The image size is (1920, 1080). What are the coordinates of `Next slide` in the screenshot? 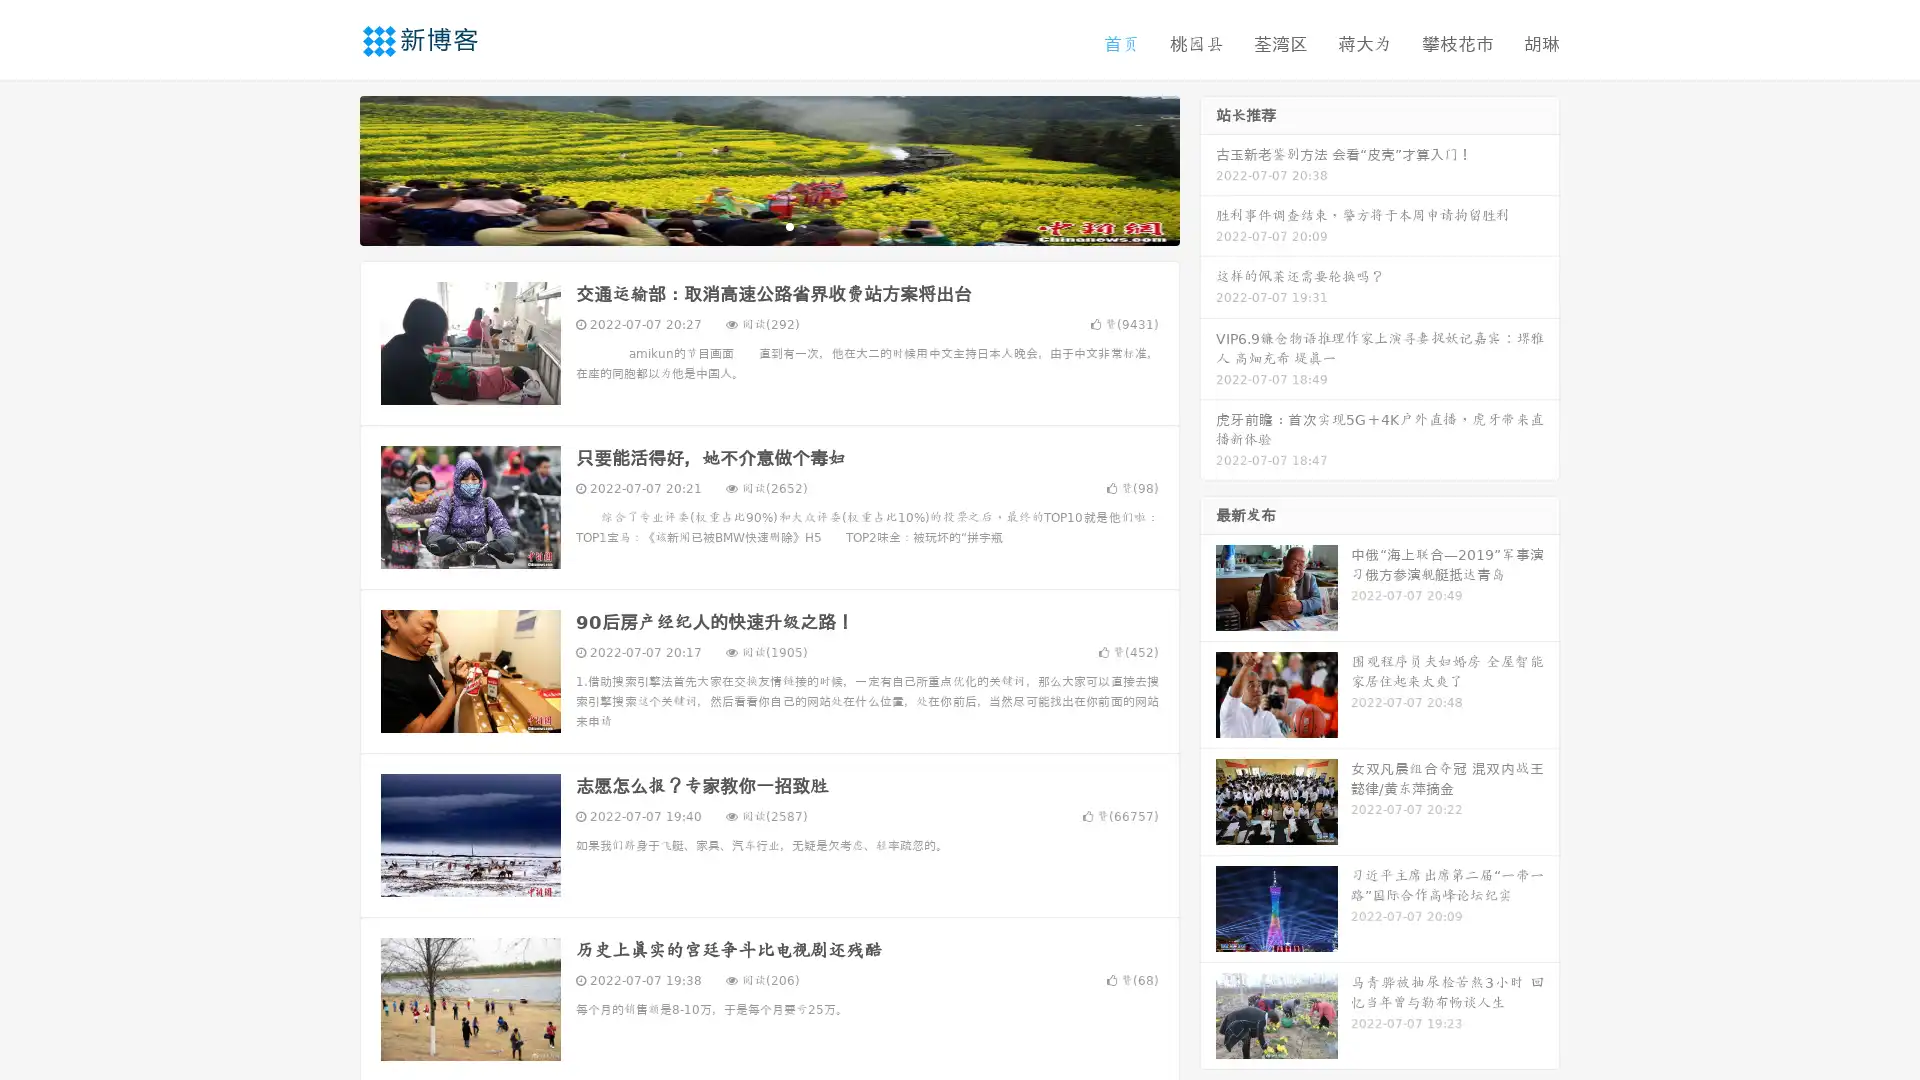 It's located at (1208, 168).